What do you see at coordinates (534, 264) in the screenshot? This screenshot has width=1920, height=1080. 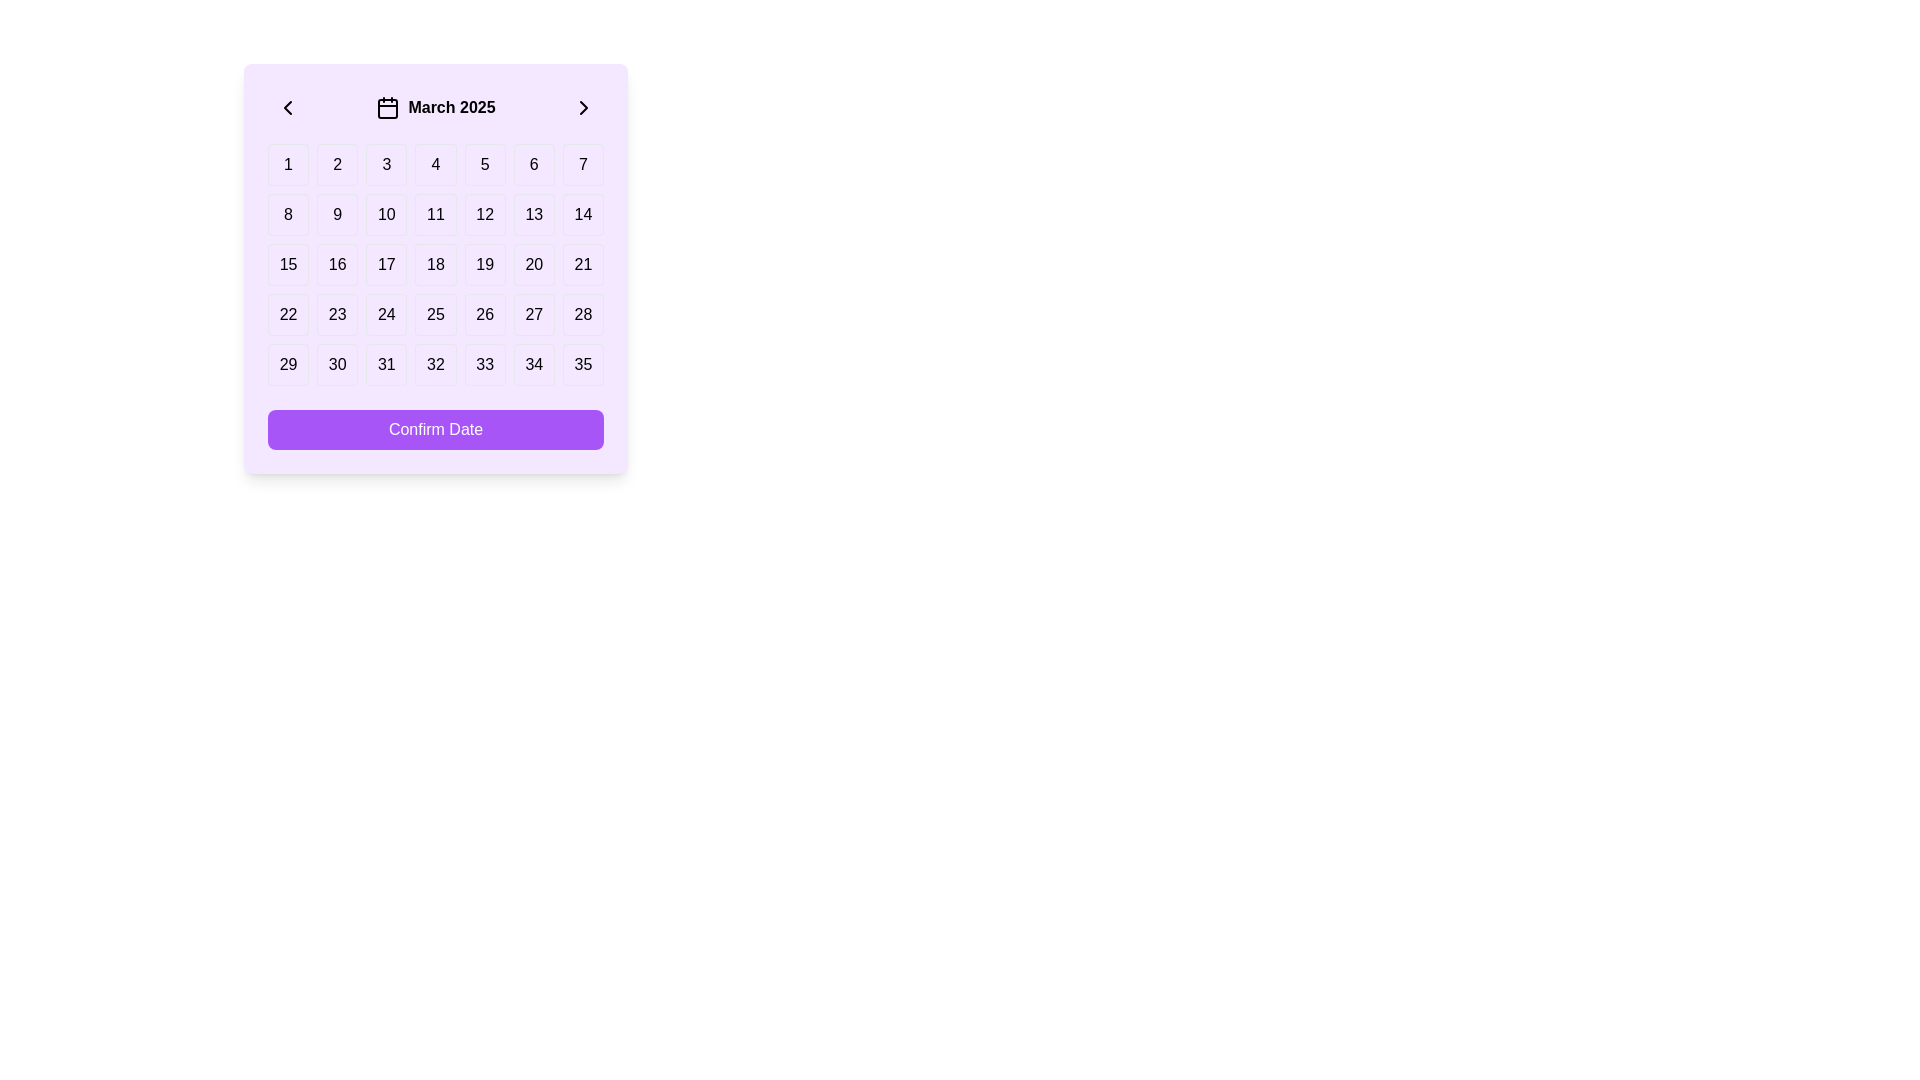 I see `the square-shaped button with a pale purple background, which contains the number '20' in bold black color, located in the third row and sixth column of the grid below the heading 'March 2025'` at bounding box center [534, 264].